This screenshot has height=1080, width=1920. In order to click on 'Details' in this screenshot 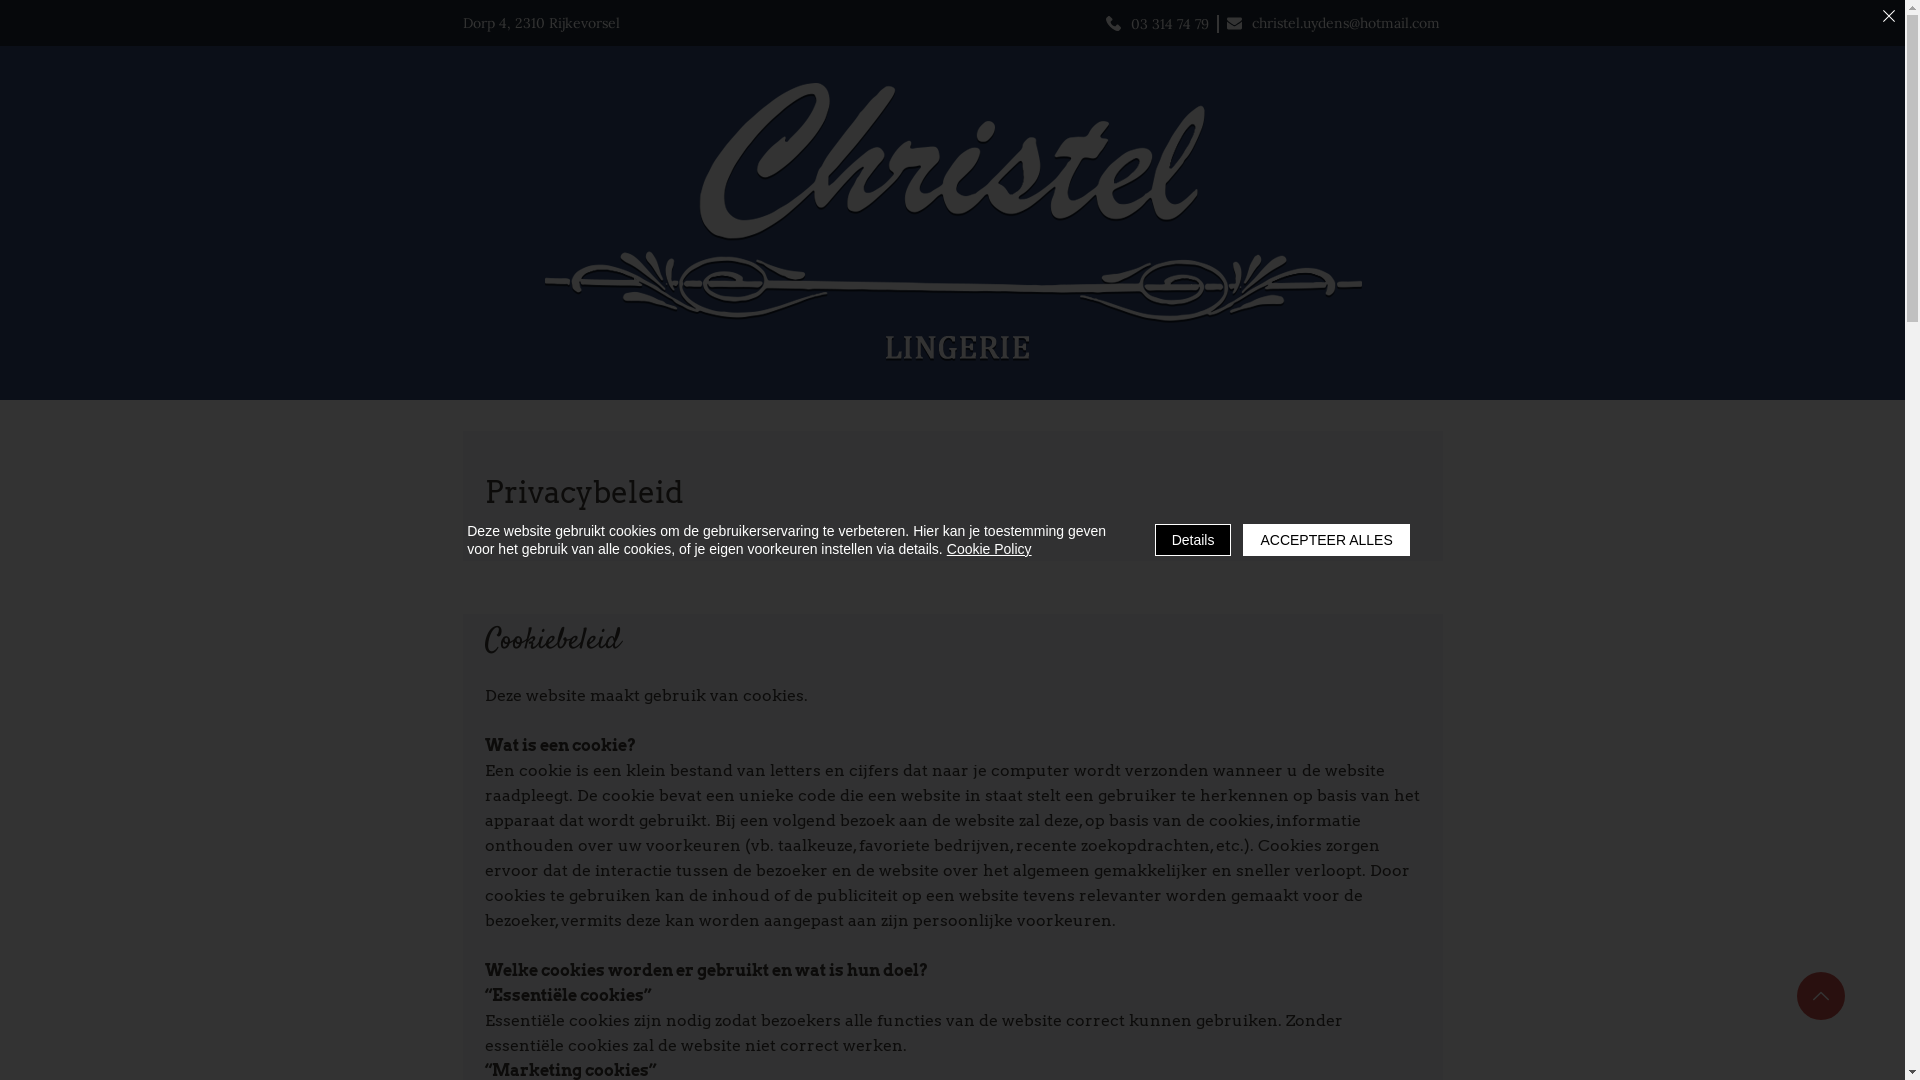, I will do `click(1193, 540)`.